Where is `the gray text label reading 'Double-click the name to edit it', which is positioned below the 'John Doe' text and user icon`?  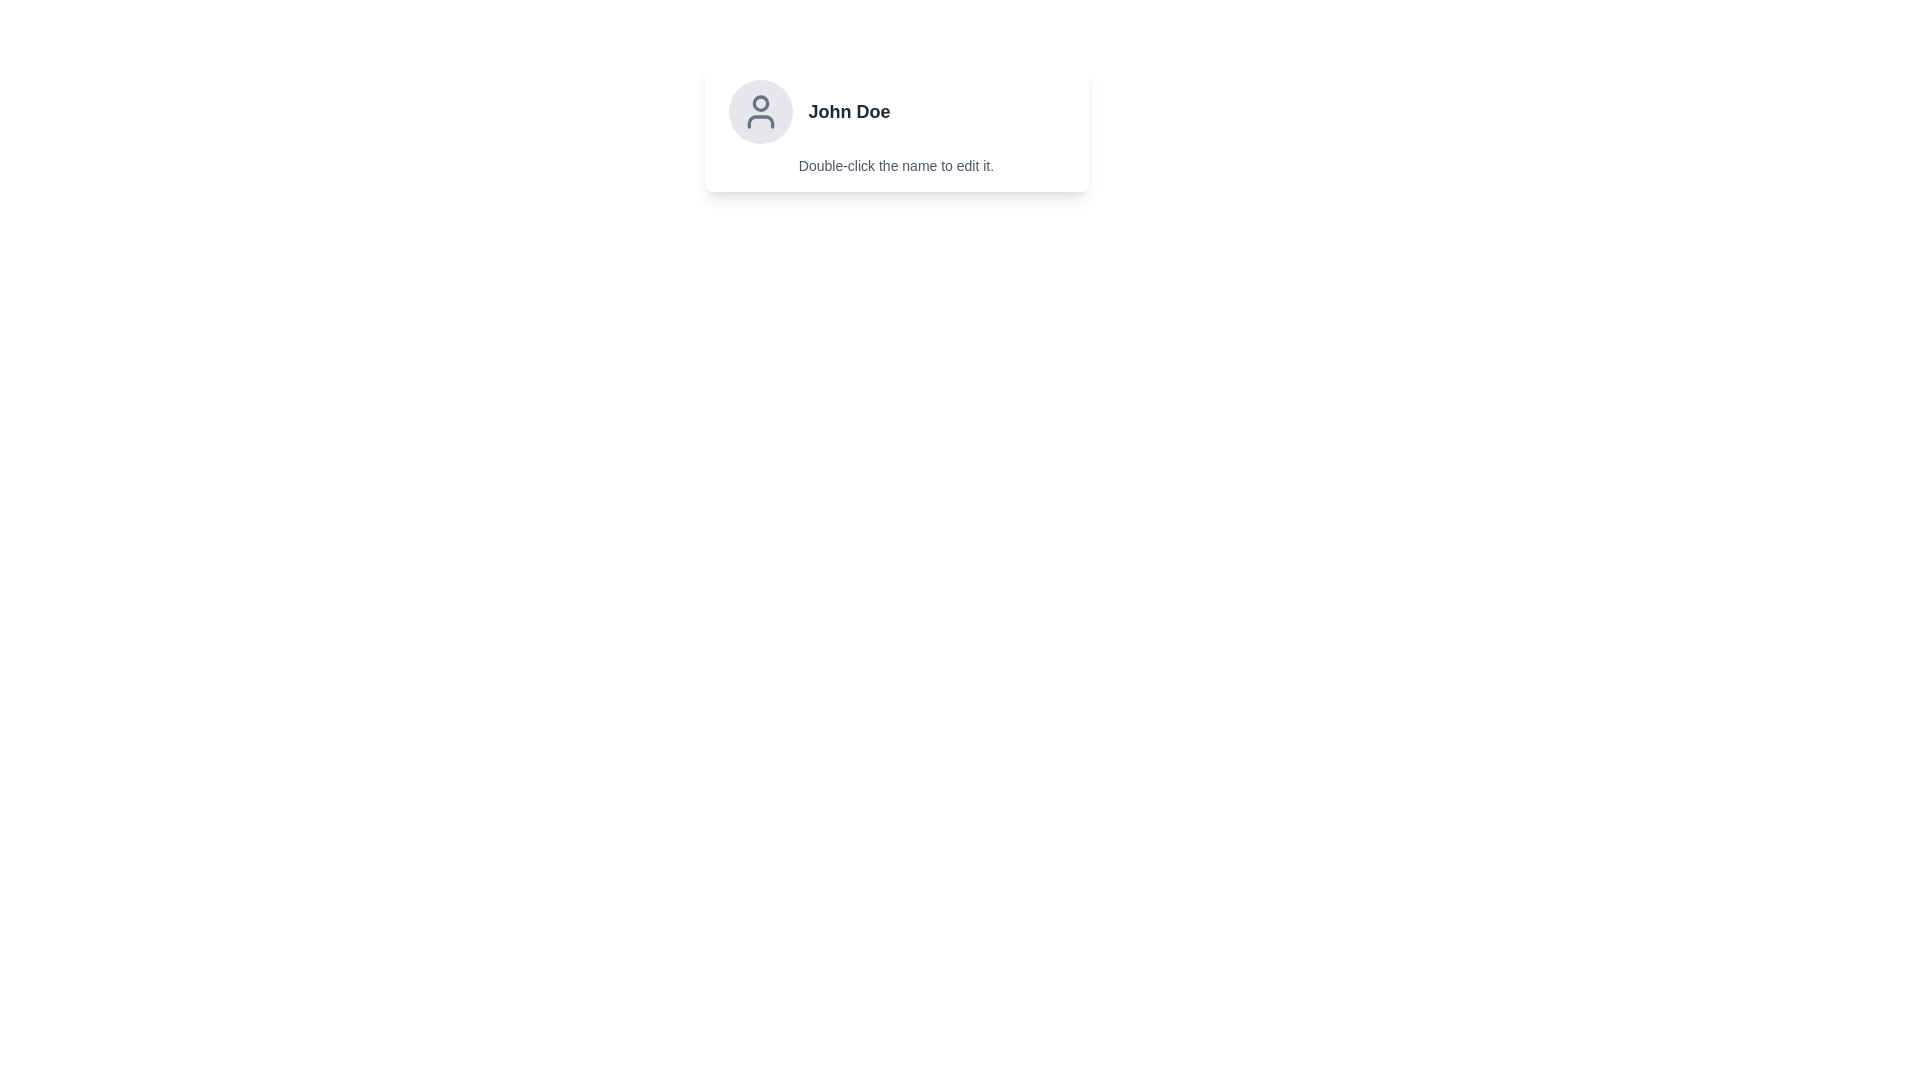
the gray text label reading 'Double-click the name to edit it', which is positioned below the 'John Doe' text and user icon is located at coordinates (895, 164).